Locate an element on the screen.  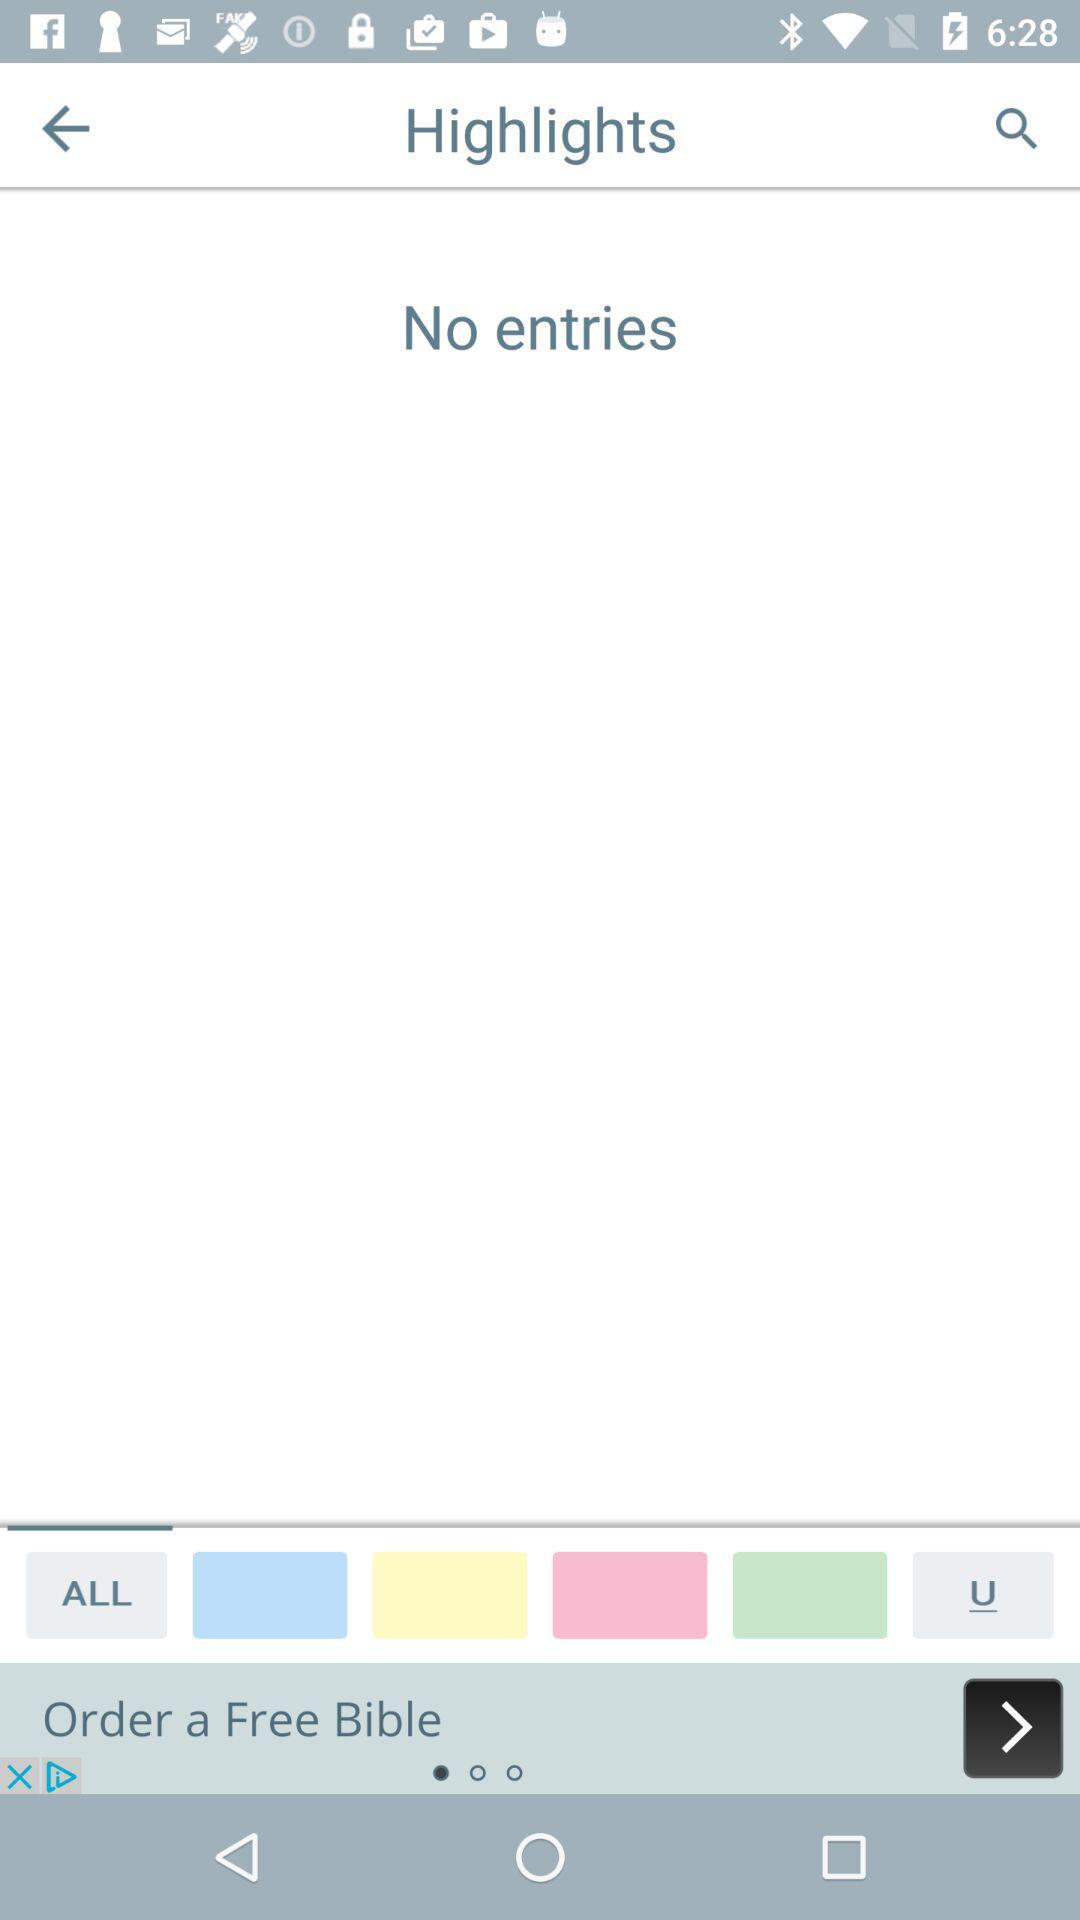
blue theme is located at coordinates (270, 1593).